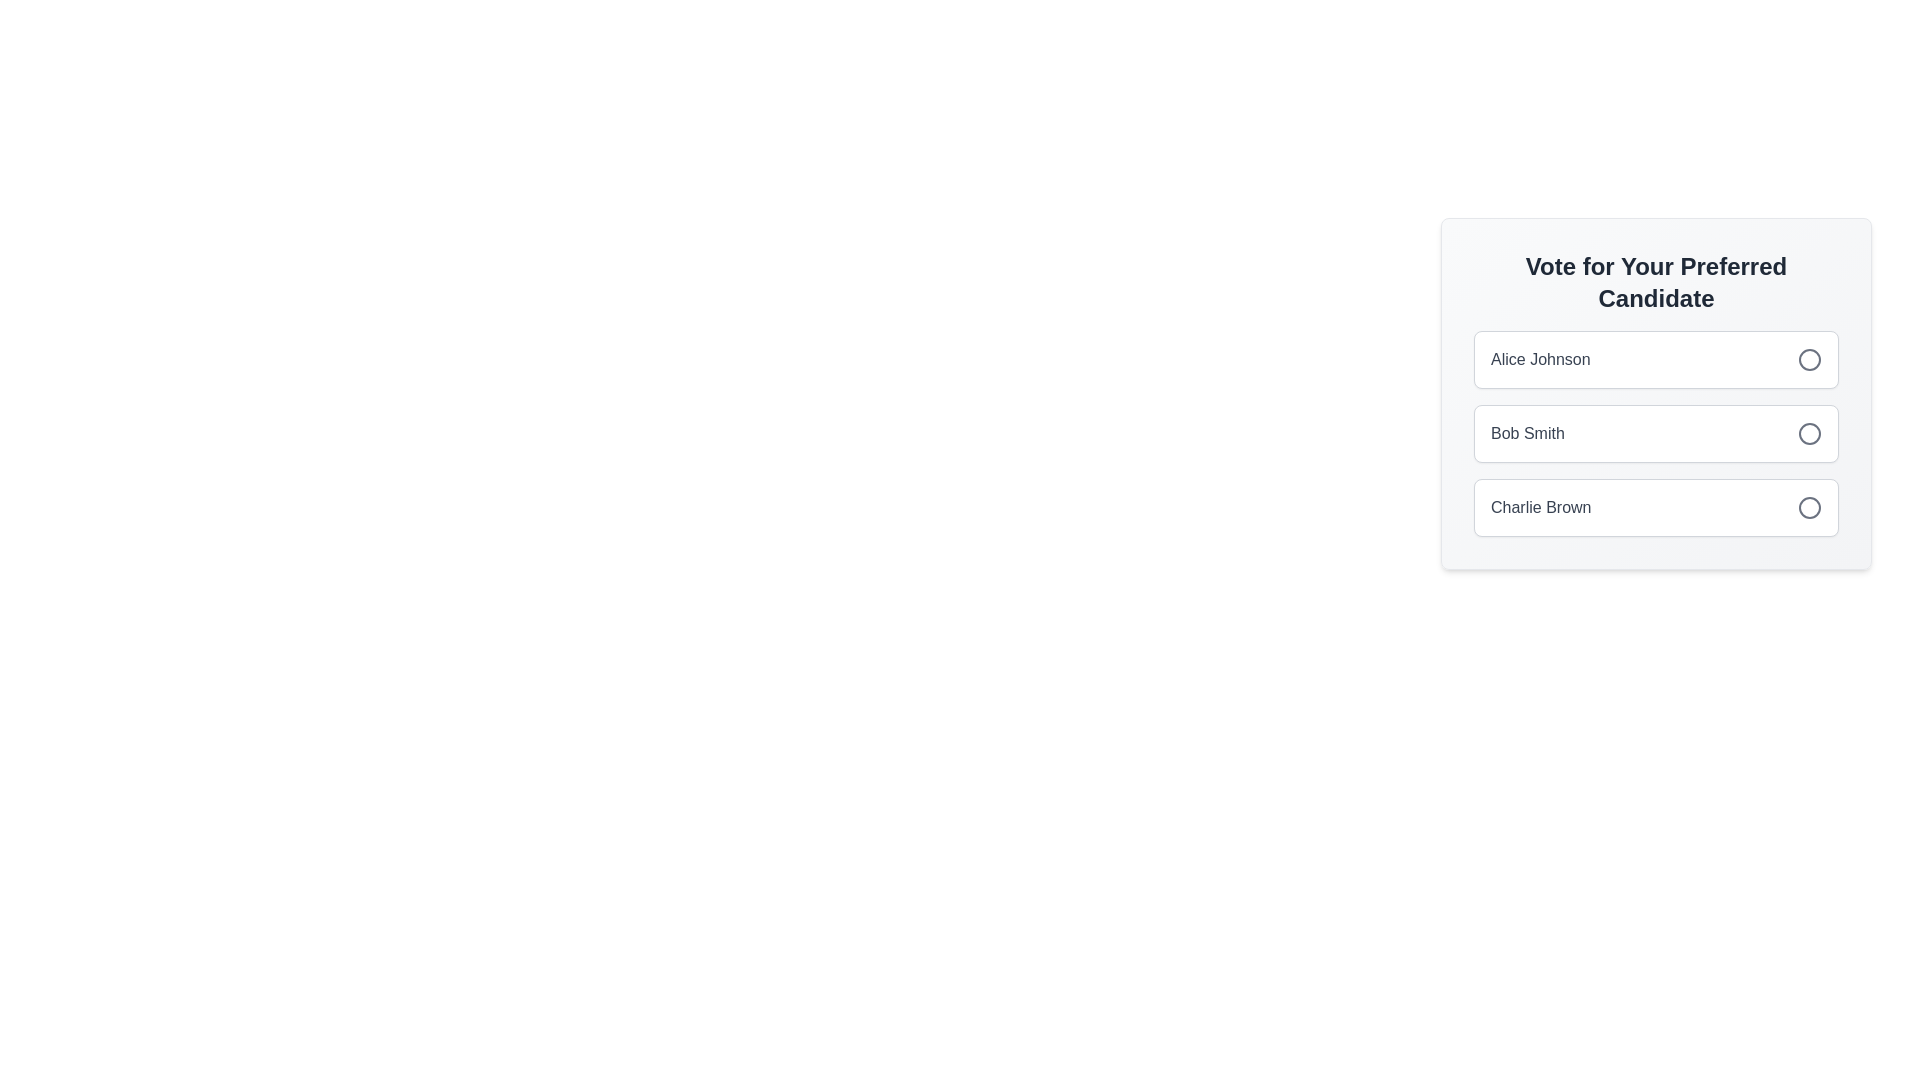 This screenshot has width=1920, height=1080. What do you see at coordinates (1809, 358) in the screenshot?
I see `the gray outlined circle of the radio button indicator` at bounding box center [1809, 358].